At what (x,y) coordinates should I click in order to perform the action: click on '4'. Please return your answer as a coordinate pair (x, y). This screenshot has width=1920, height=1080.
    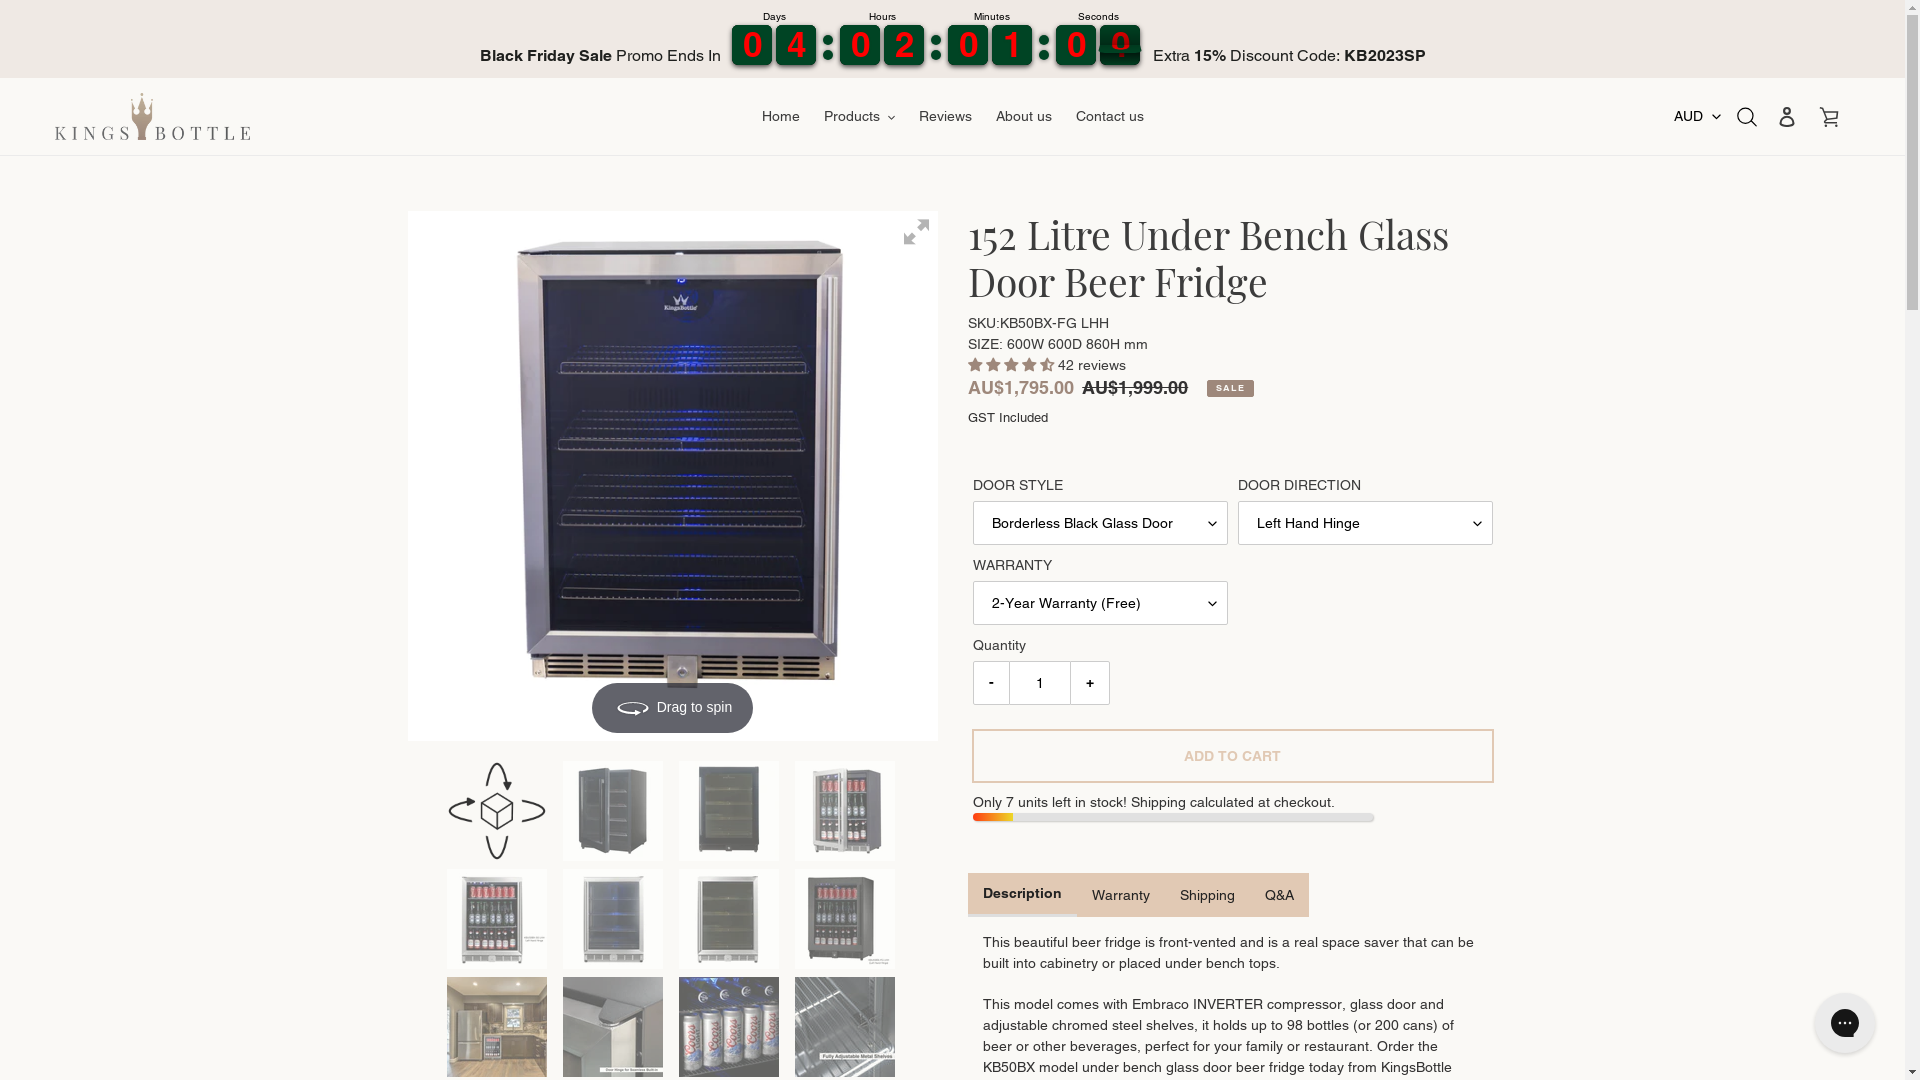
    Looking at the image, I should click on (1118, 45).